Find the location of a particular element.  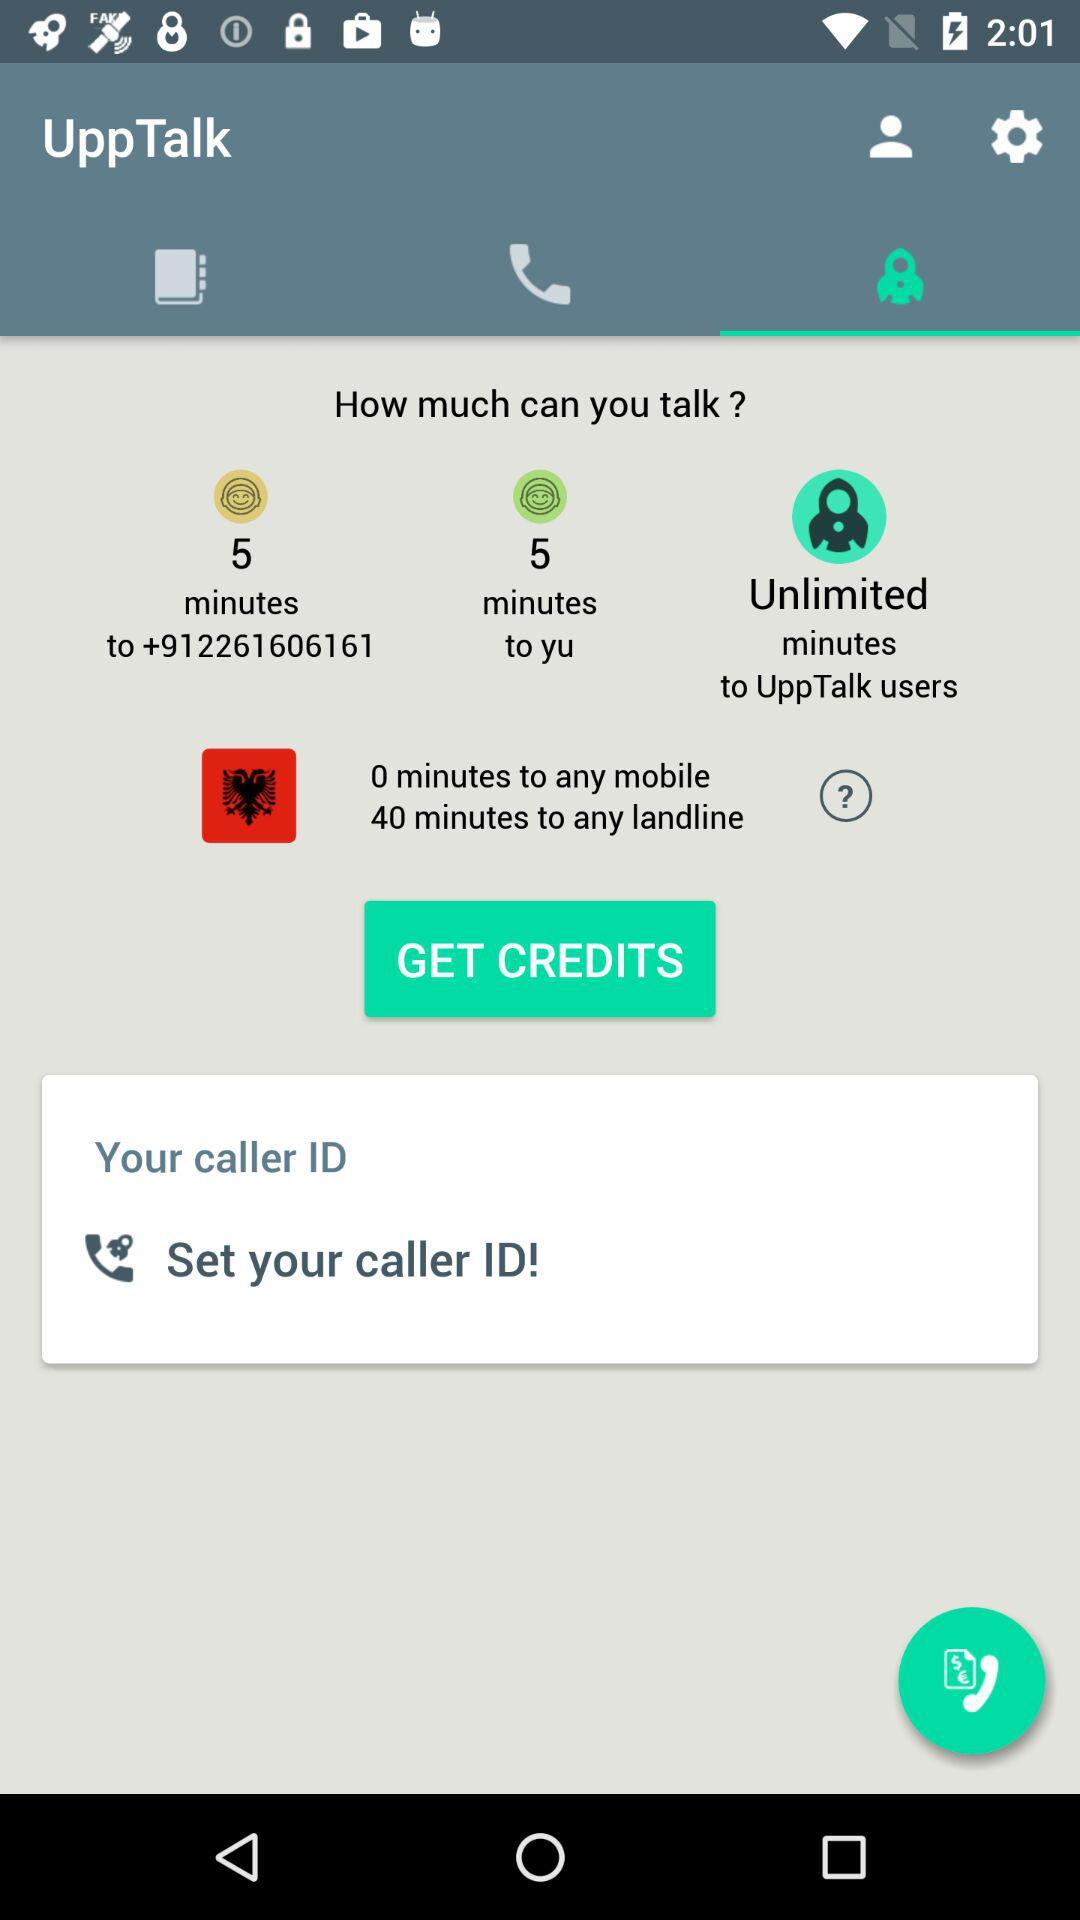

item next to the 0 minutes to icon is located at coordinates (248, 794).